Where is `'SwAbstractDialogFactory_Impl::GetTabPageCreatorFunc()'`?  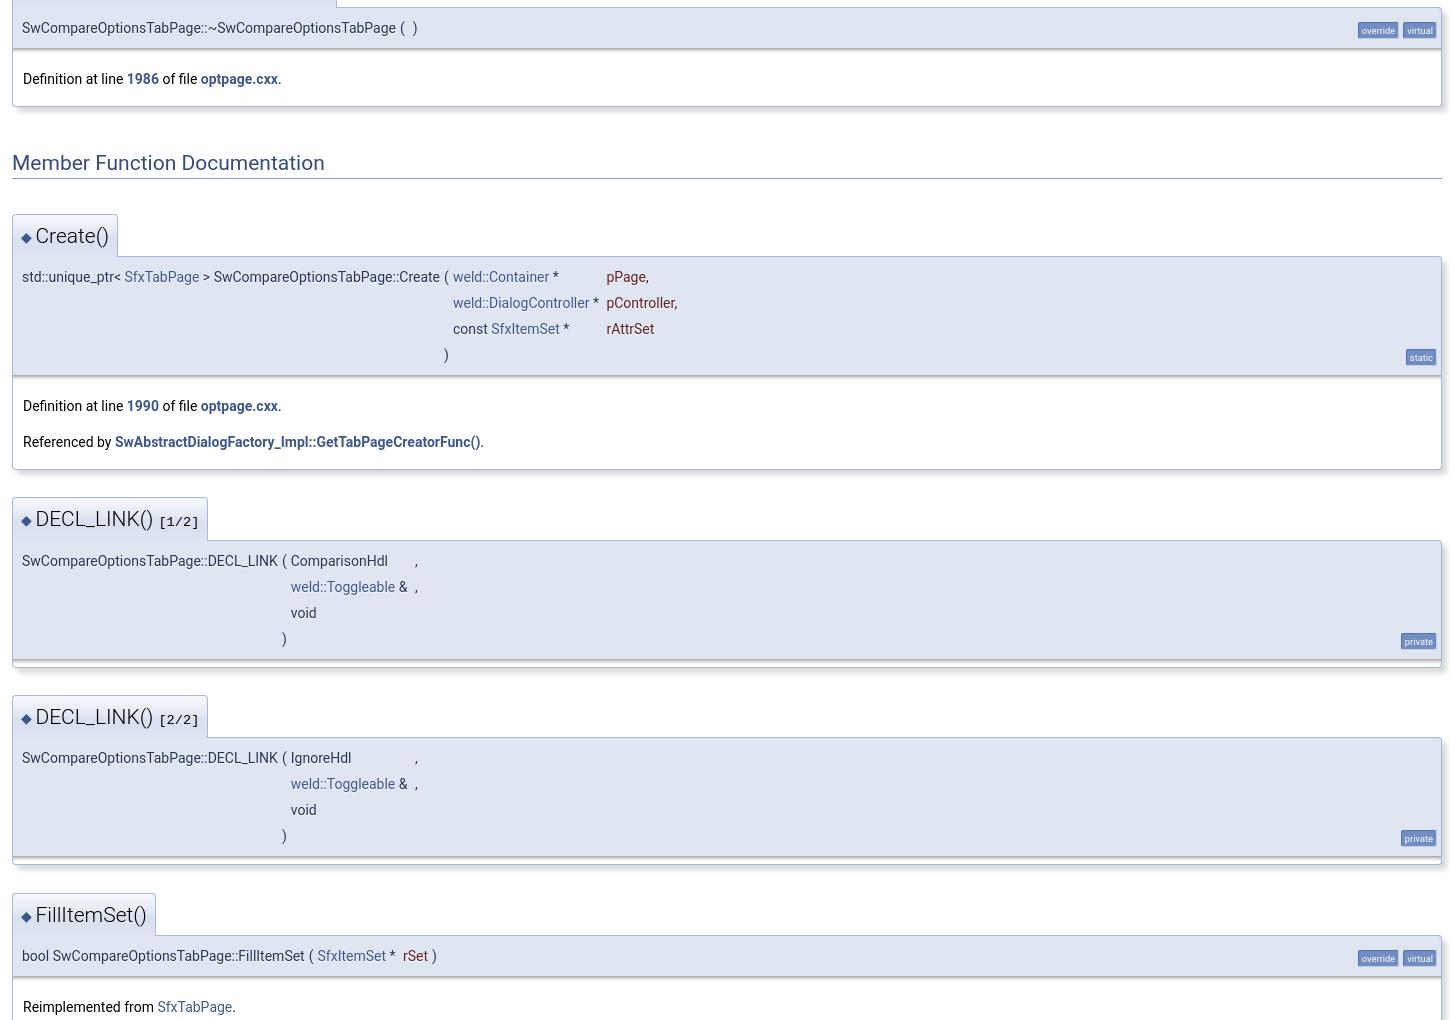 'SwAbstractDialogFactory_Impl::GetTabPageCreatorFunc()' is located at coordinates (113, 440).